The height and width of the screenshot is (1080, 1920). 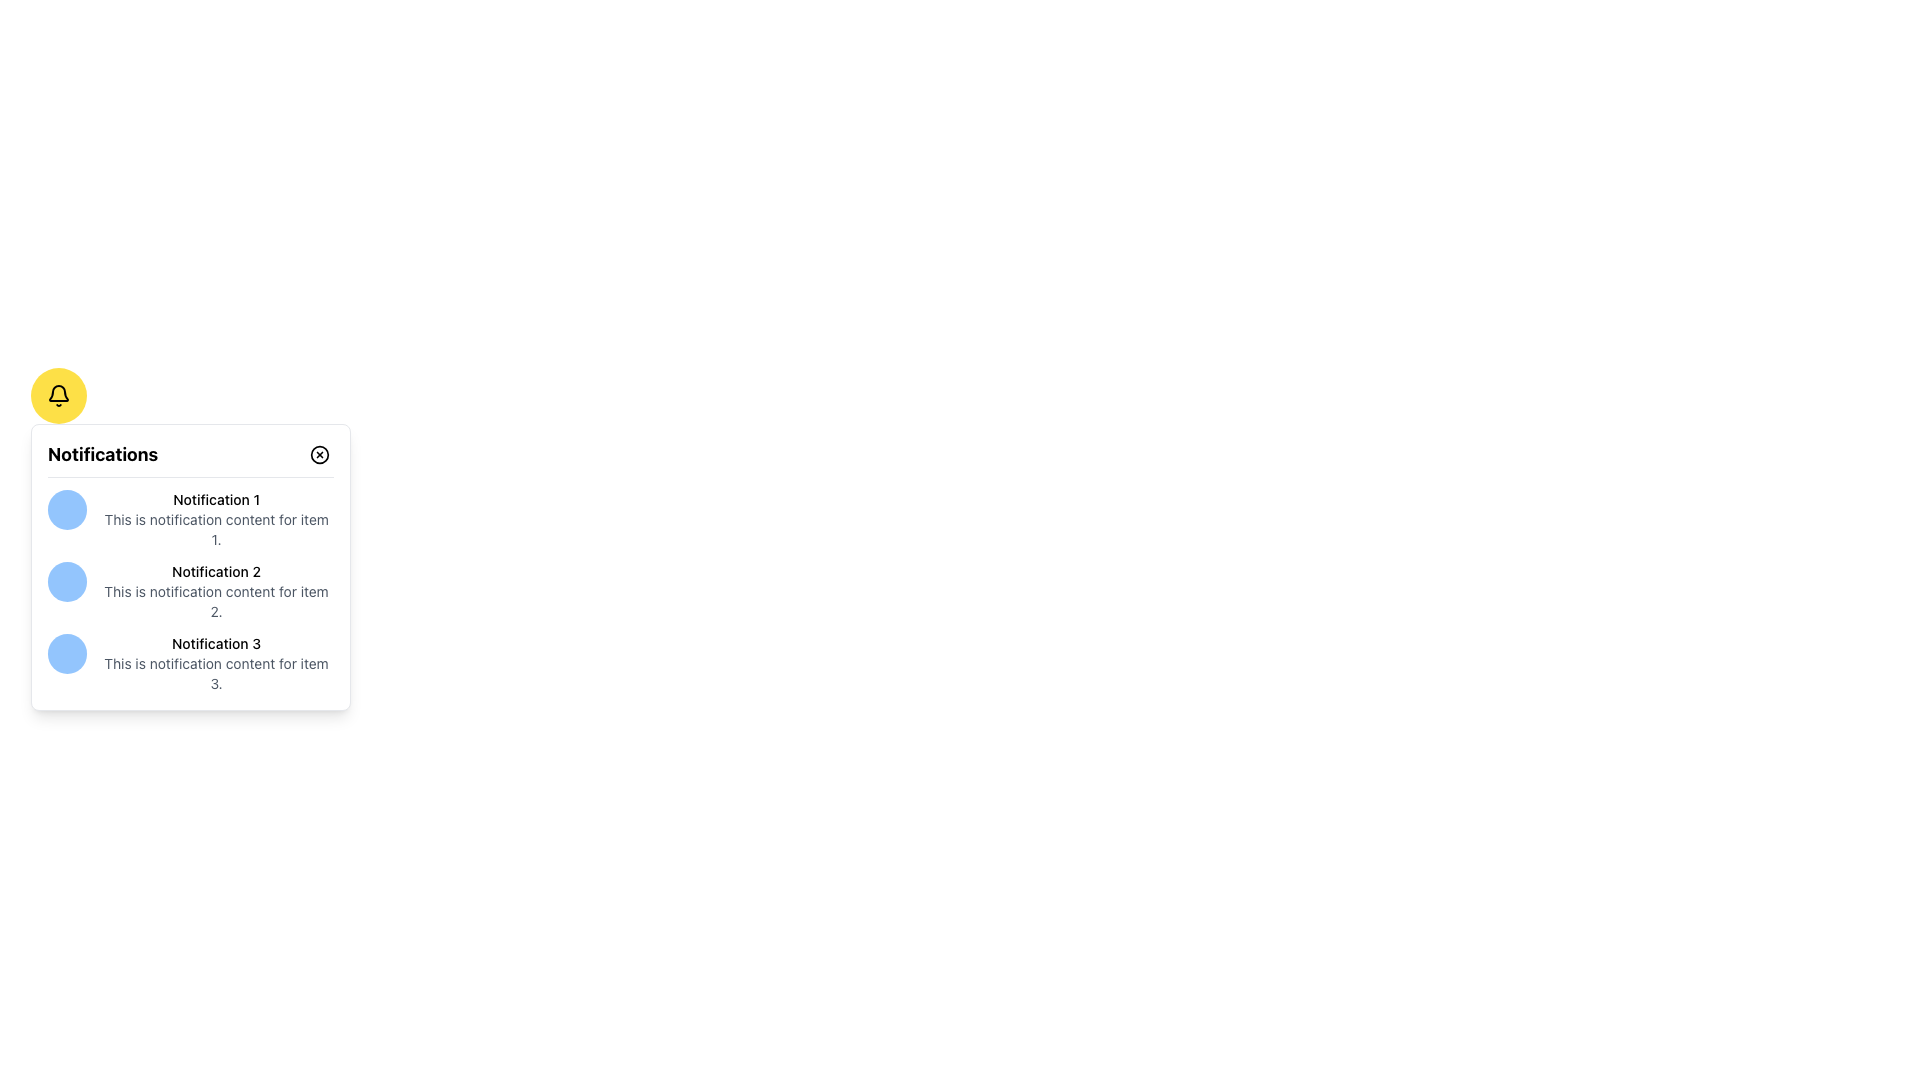 What do you see at coordinates (216, 644) in the screenshot?
I see `the Label element displaying 'Notification 3', which is the header text of the third notification card in the notification panel` at bounding box center [216, 644].